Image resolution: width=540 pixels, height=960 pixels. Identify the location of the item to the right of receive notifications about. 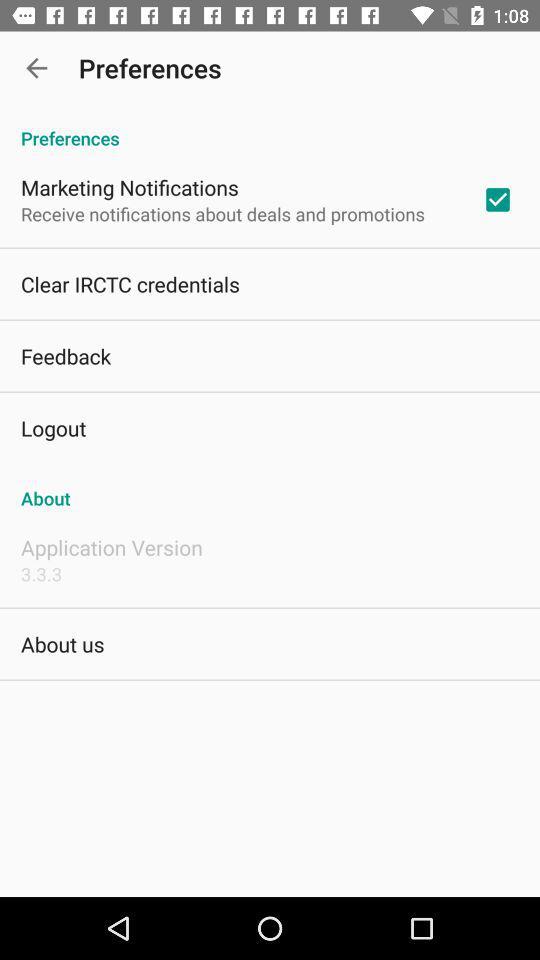
(496, 199).